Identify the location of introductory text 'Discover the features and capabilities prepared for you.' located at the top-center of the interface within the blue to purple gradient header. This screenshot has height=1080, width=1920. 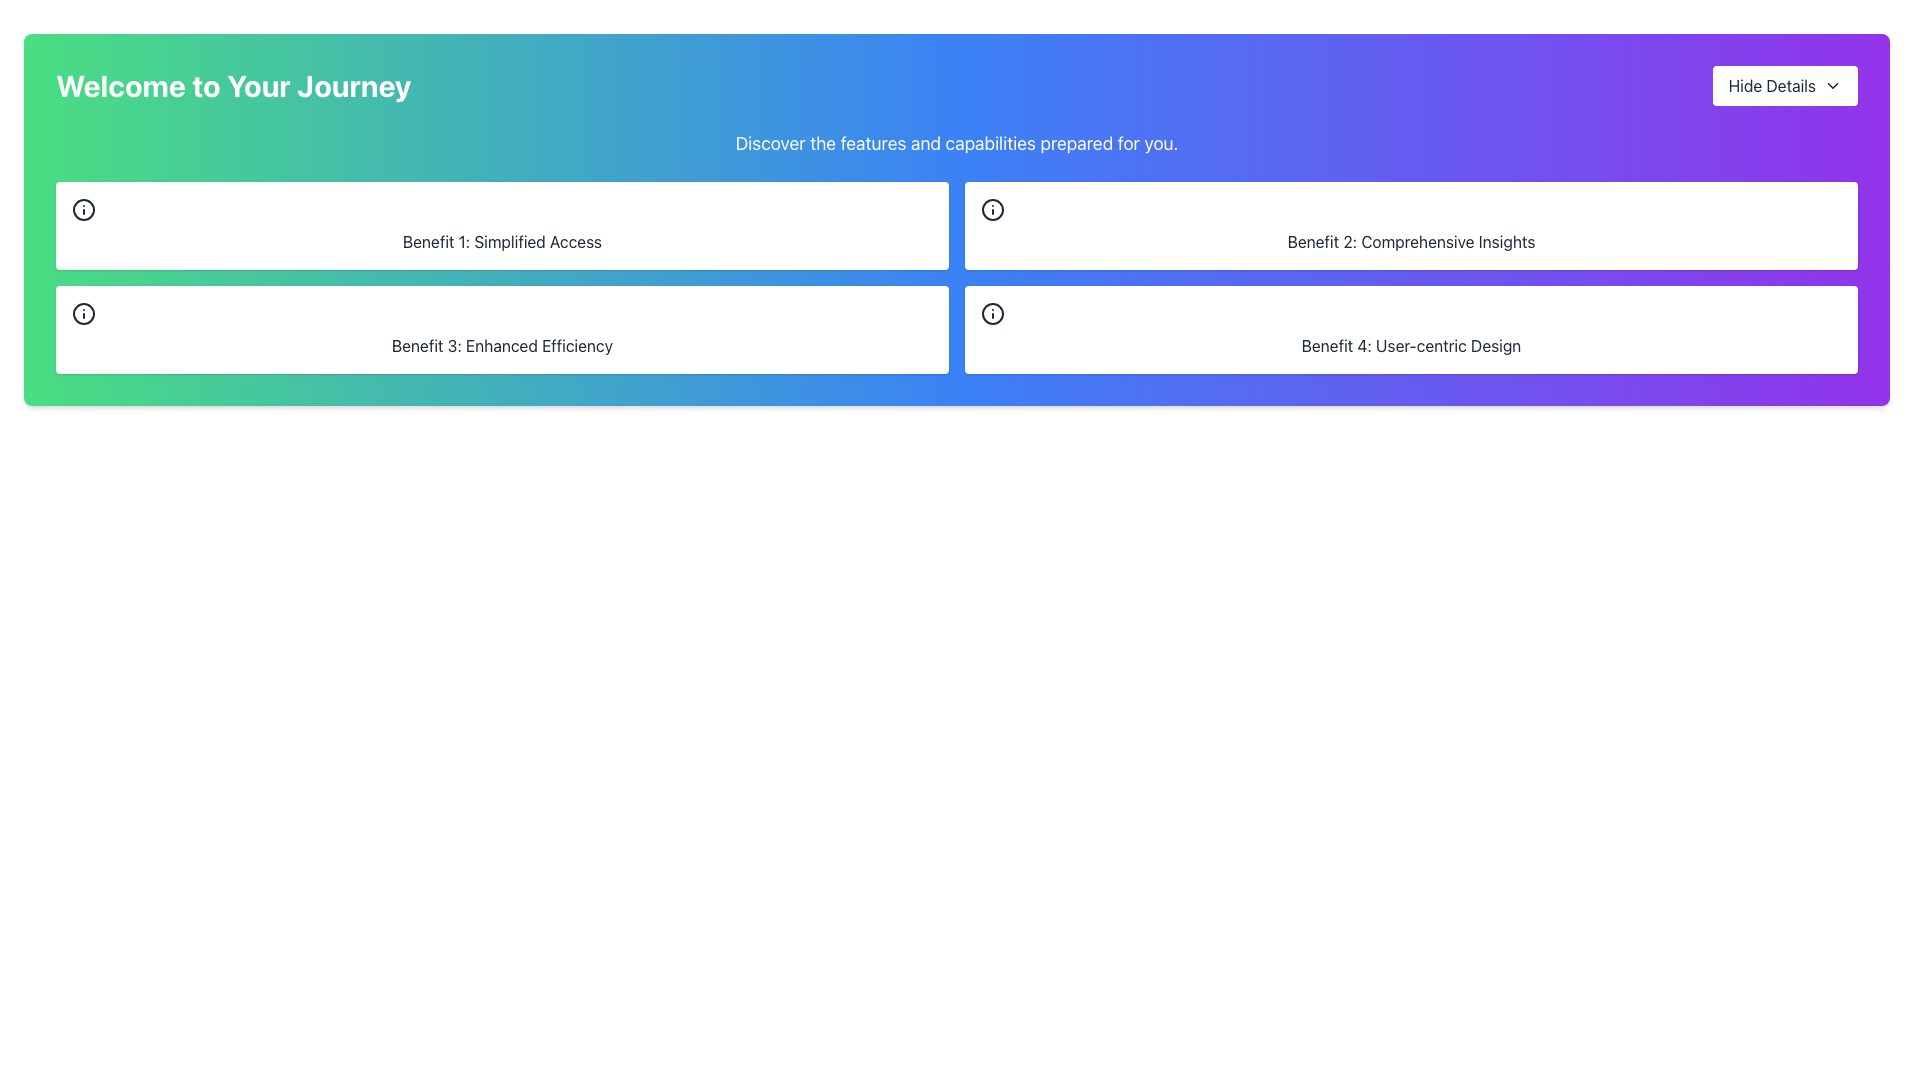
(955, 142).